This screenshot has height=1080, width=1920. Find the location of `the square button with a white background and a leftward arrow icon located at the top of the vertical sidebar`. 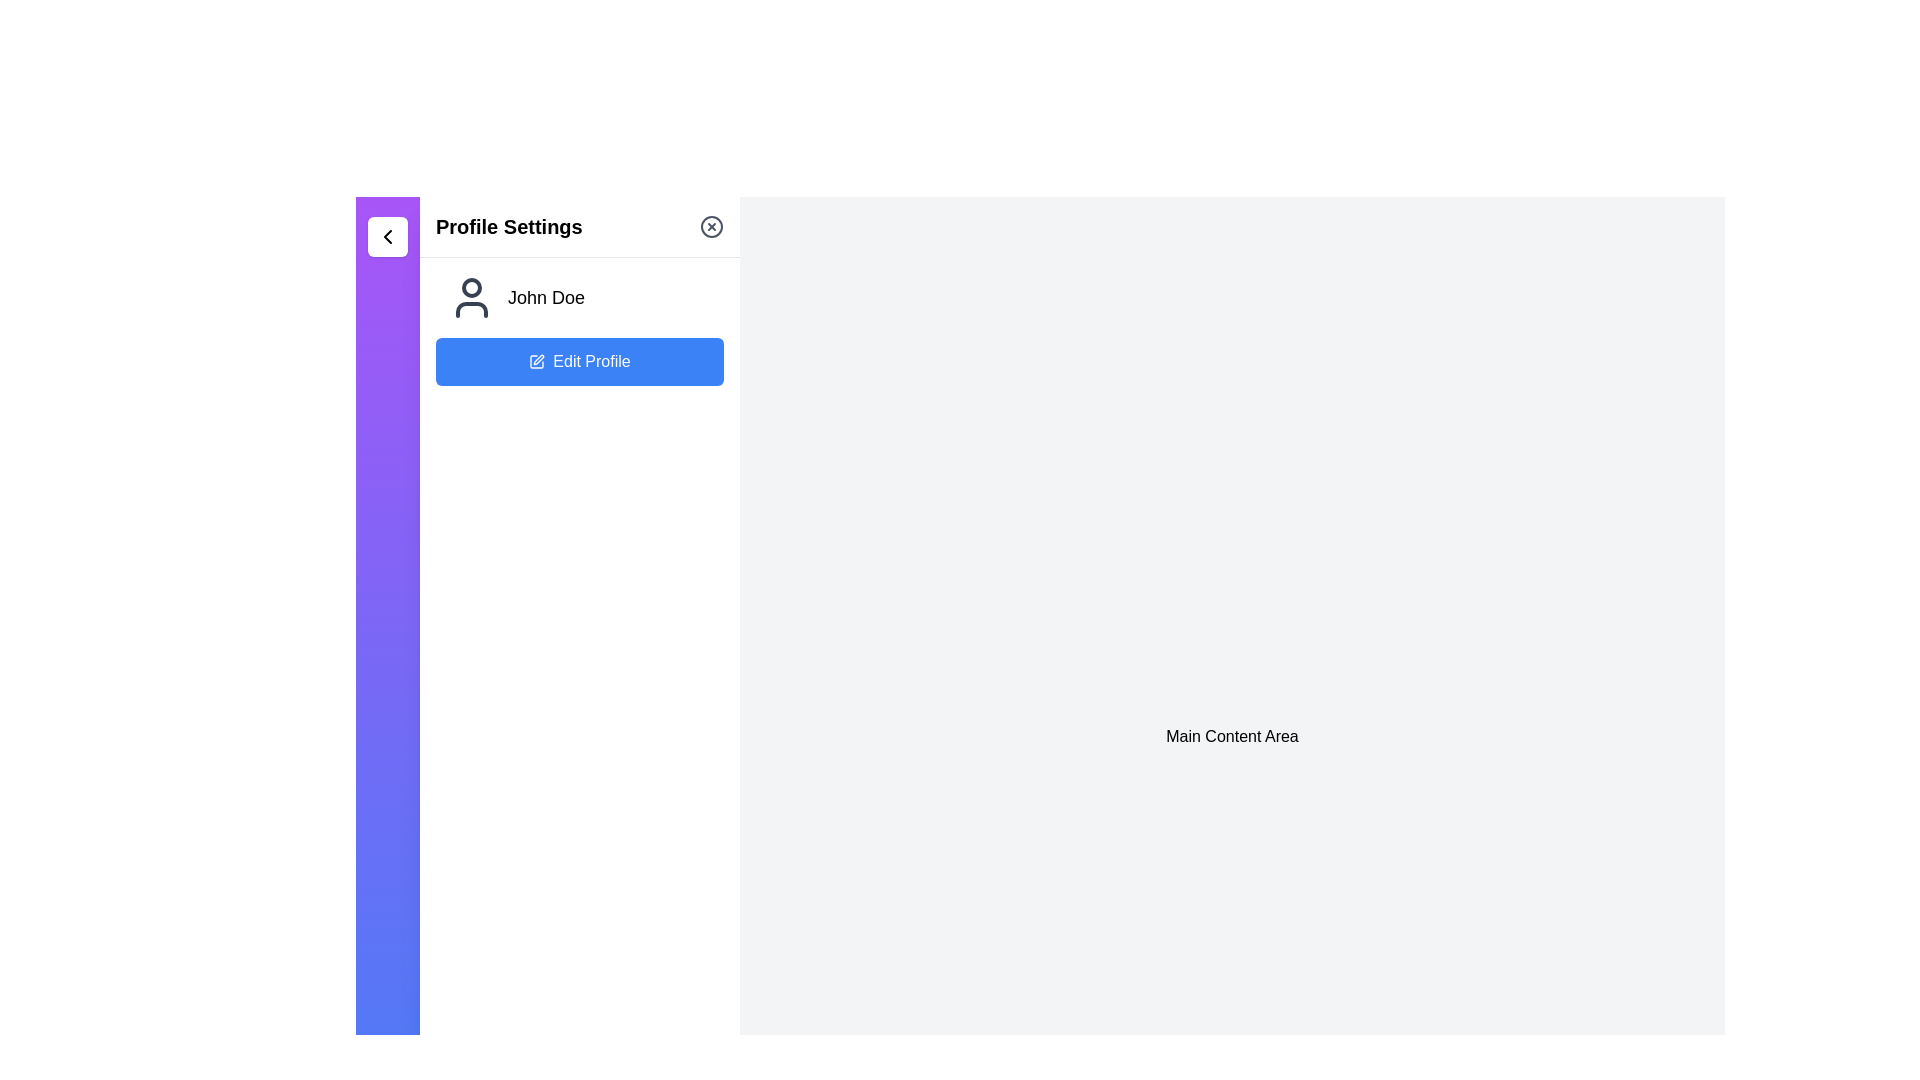

the square button with a white background and a leftward arrow icon located at the top of the vertical sidebar is located at coordinates (388, 235).